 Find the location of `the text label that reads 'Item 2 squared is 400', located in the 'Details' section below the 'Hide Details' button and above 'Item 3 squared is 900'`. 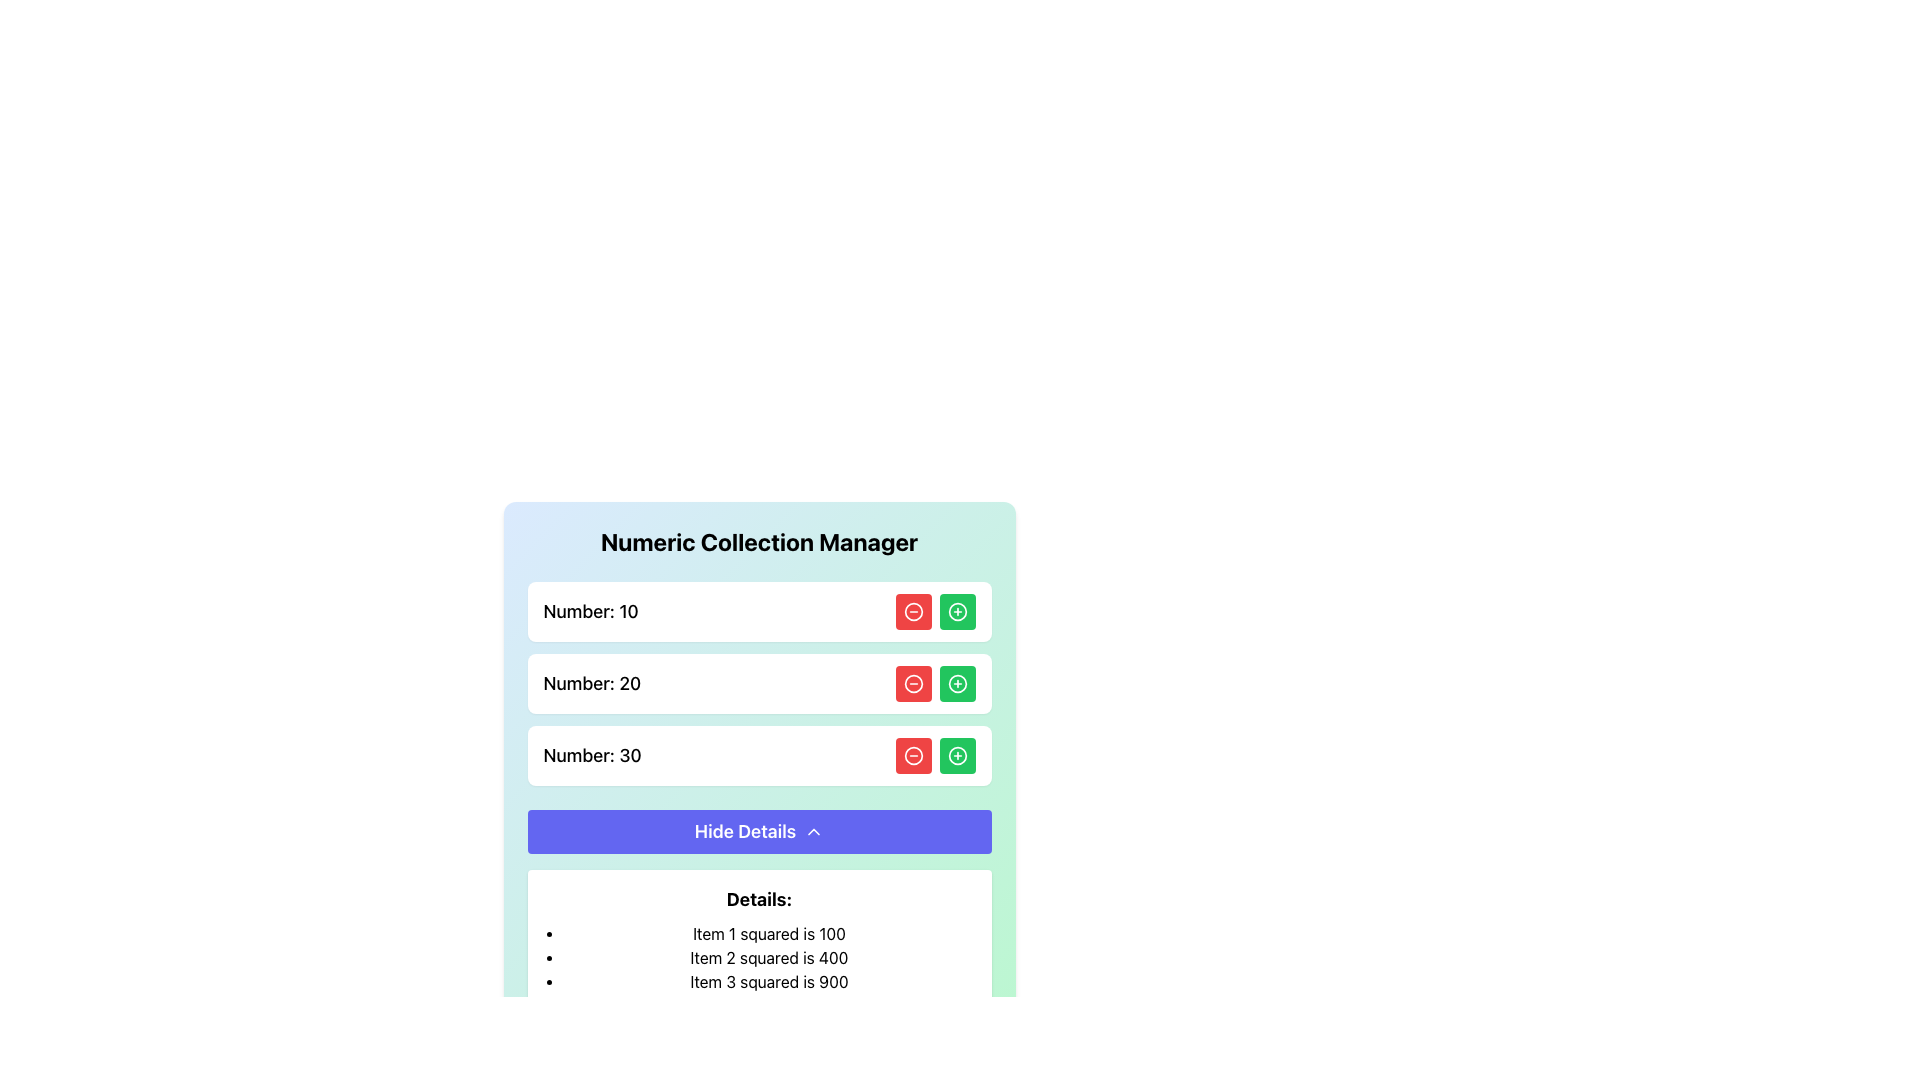

the text label that reads 'Item 2 squared is 400', located in the 'Details' section below the 'Hide Details' button and above 'Item 3 squared is 900' is located at coordinates (768, 956).